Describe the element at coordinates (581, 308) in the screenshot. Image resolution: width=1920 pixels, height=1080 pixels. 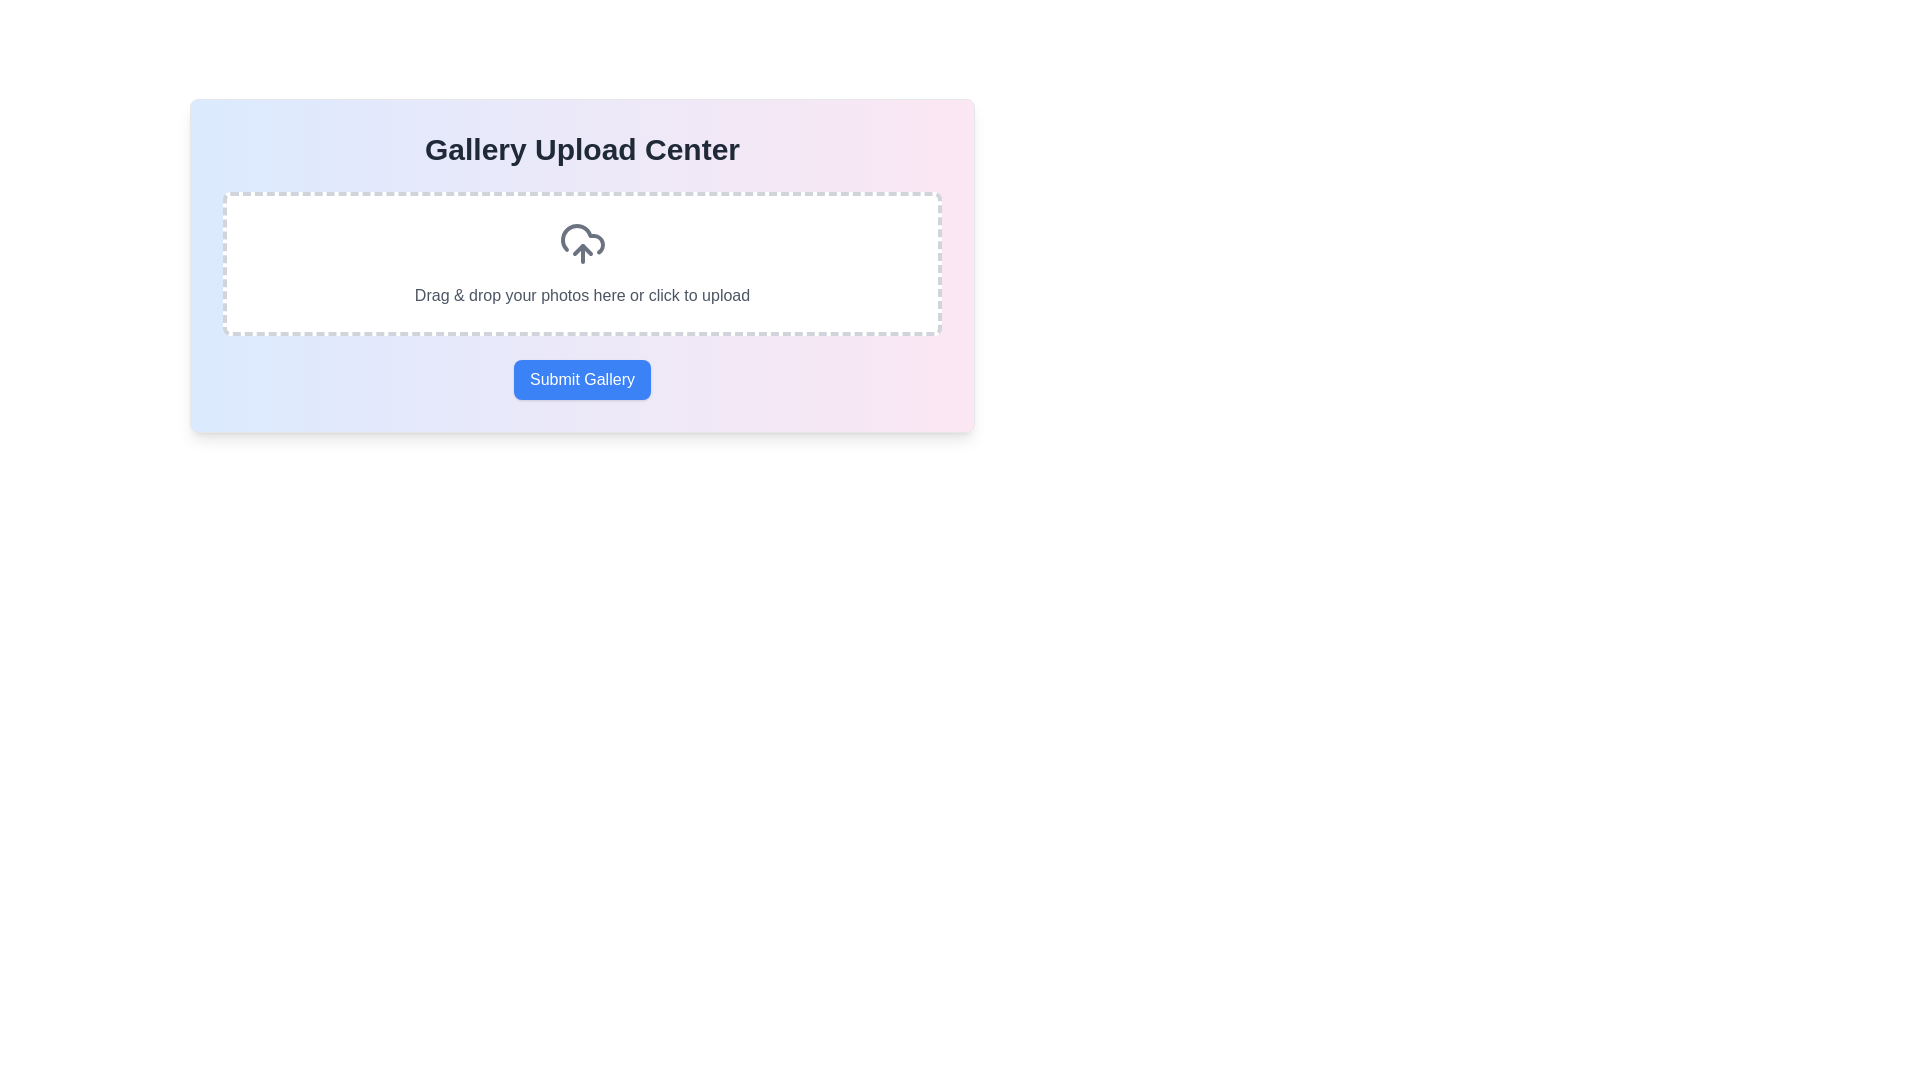
I see `the File input area within the bordered panel` at that location.